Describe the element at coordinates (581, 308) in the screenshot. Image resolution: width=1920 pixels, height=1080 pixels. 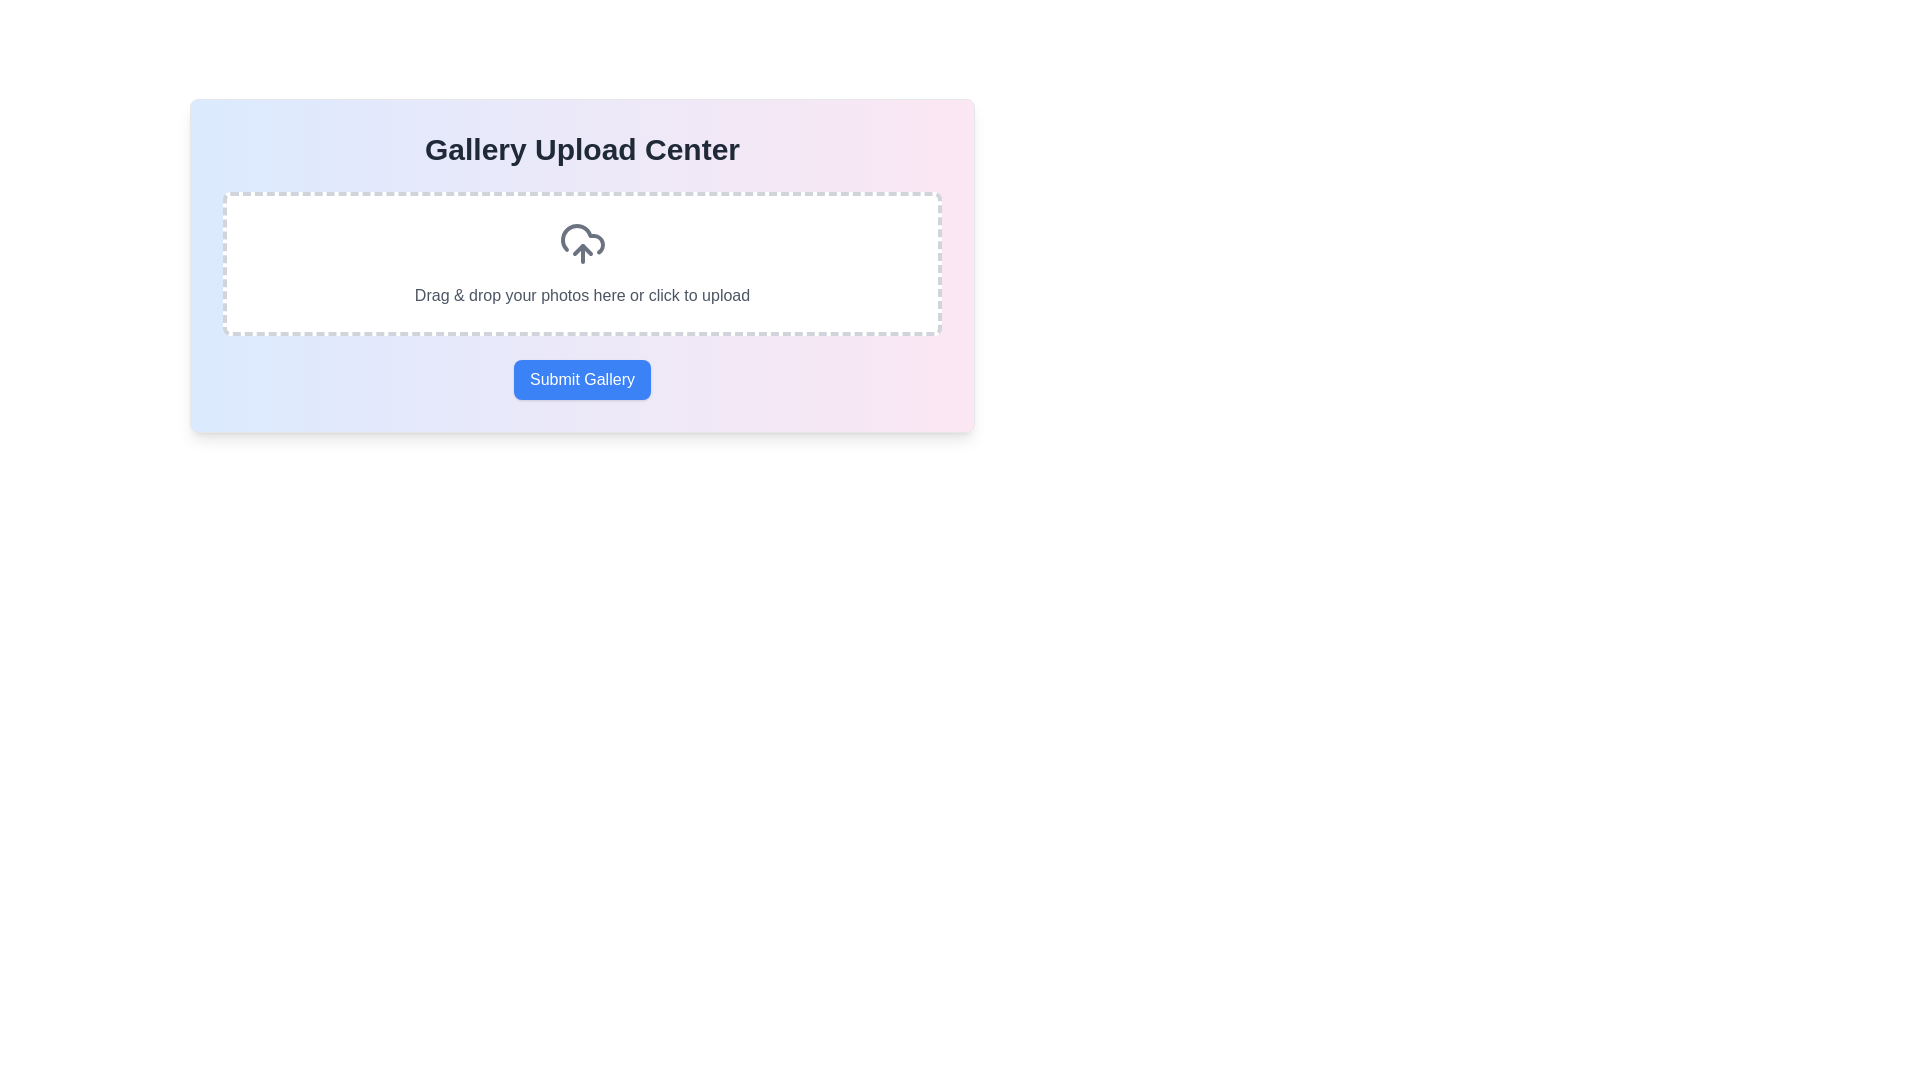
I see `the File input area within the bordered panel` at that location.